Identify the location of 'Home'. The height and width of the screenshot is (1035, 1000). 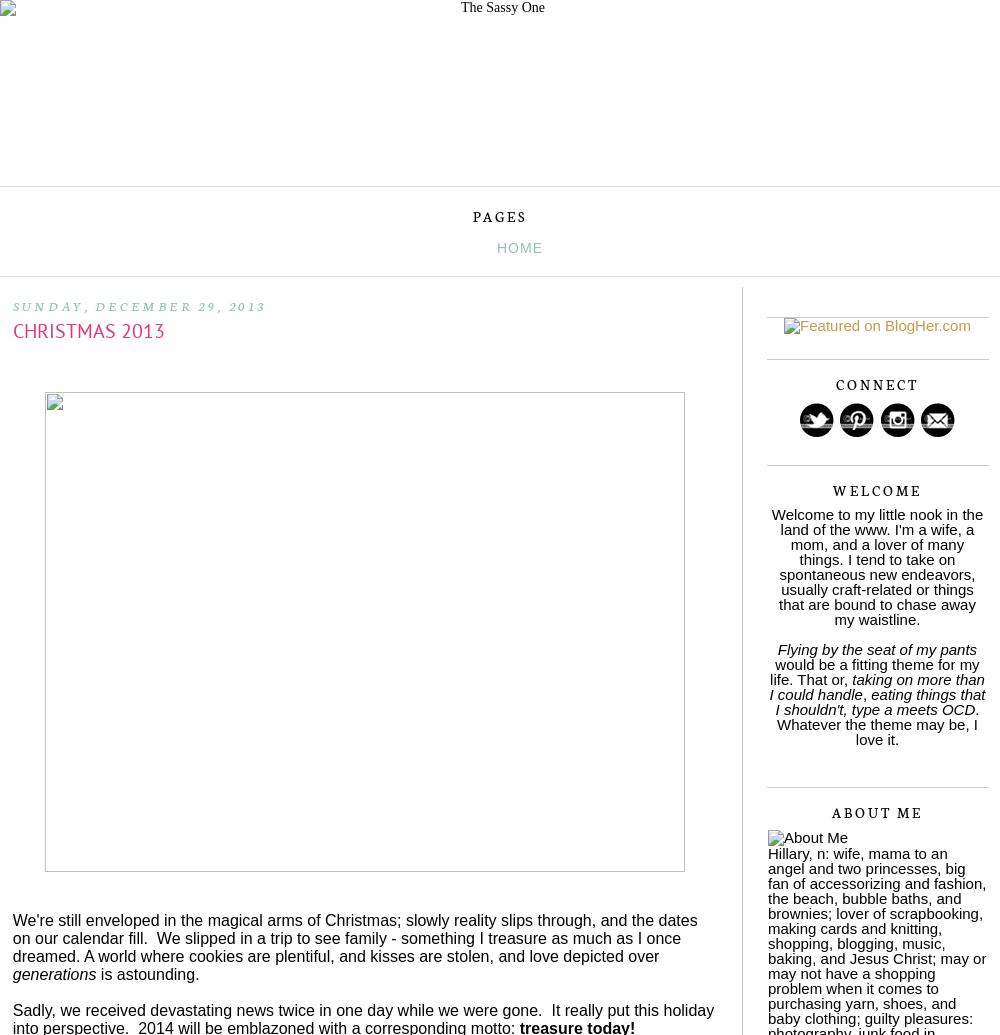
(520, 247).